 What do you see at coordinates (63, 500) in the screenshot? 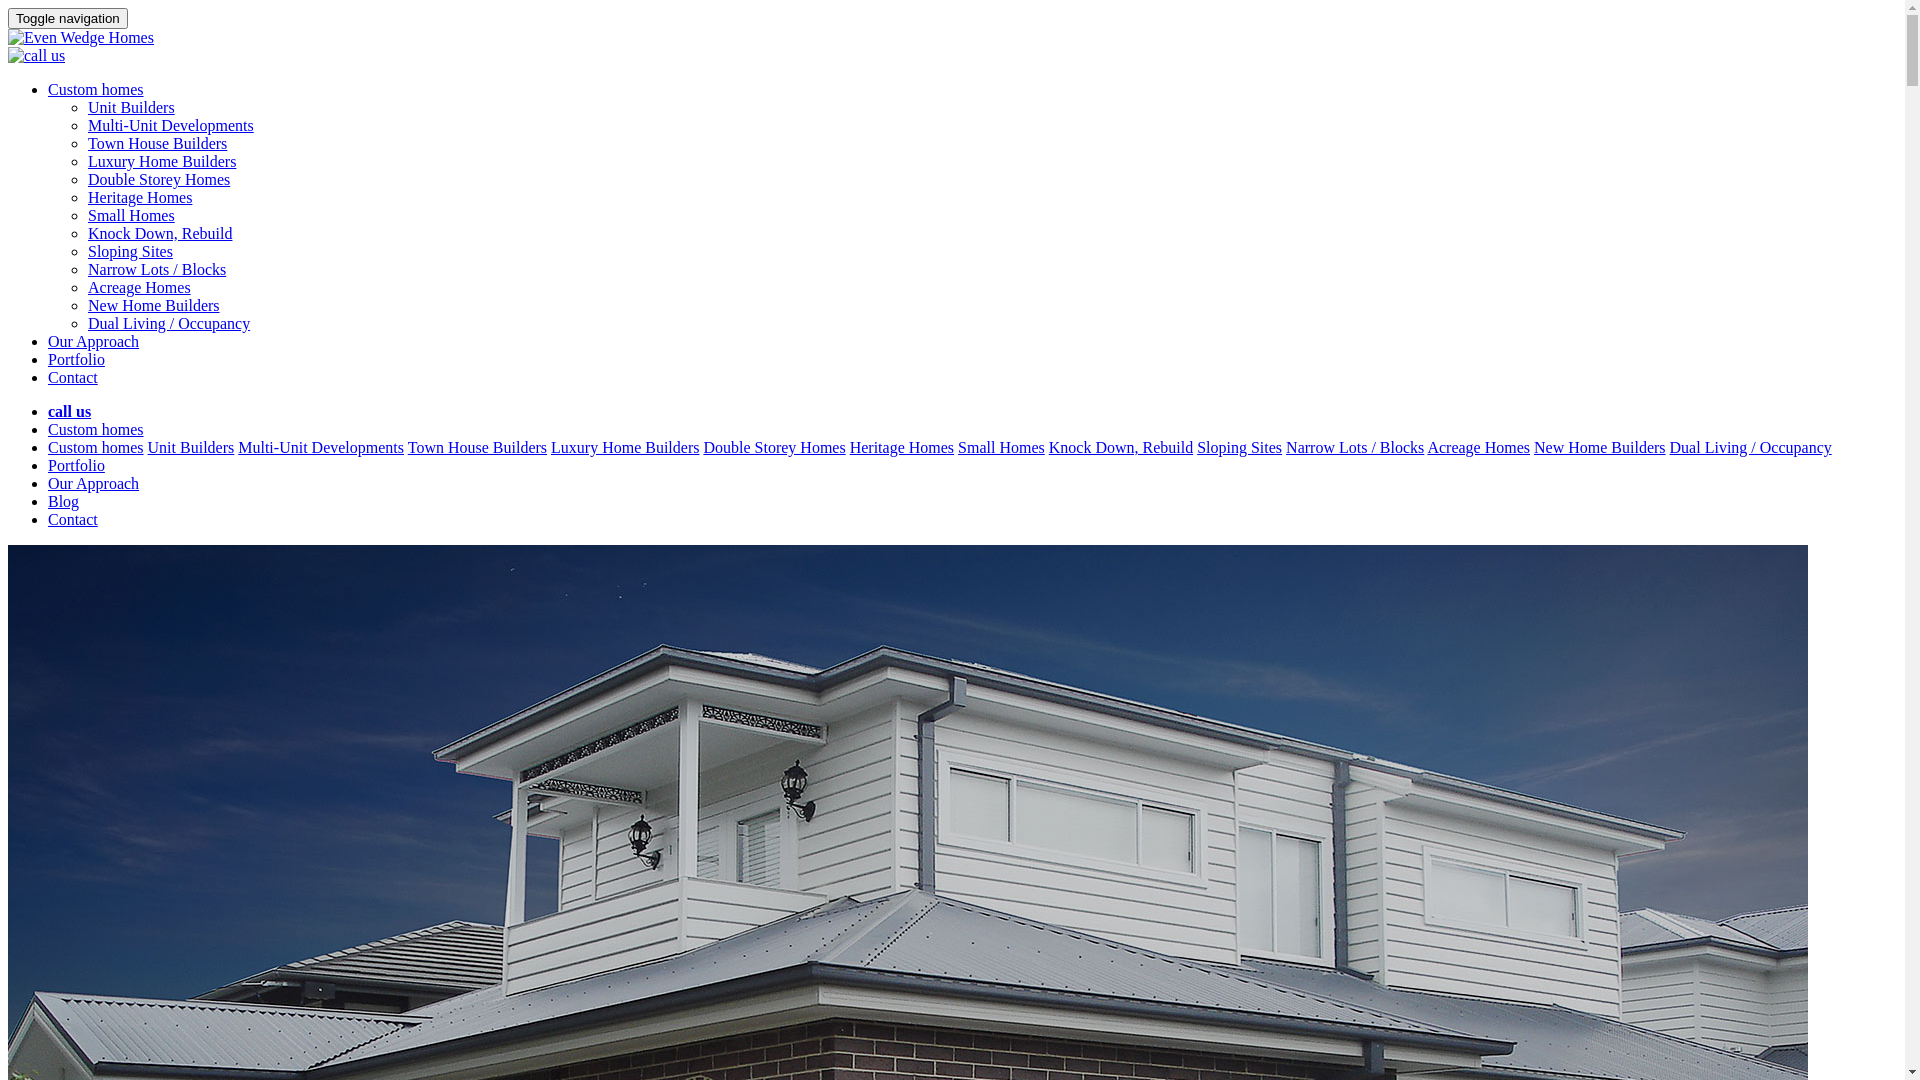
I see `'Blog'` at bounding box center [63, 500].